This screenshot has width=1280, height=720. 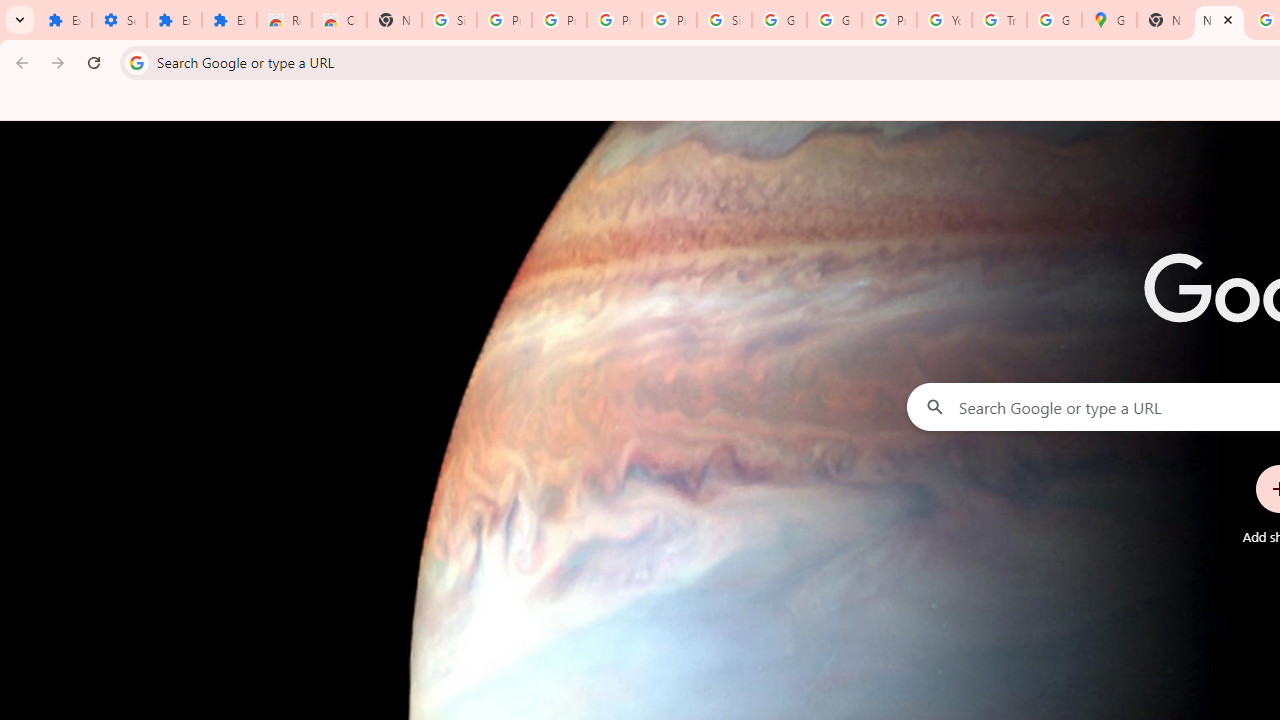 I want to click on 'Sign in - Google Accounts', so click(x=724, y=20).